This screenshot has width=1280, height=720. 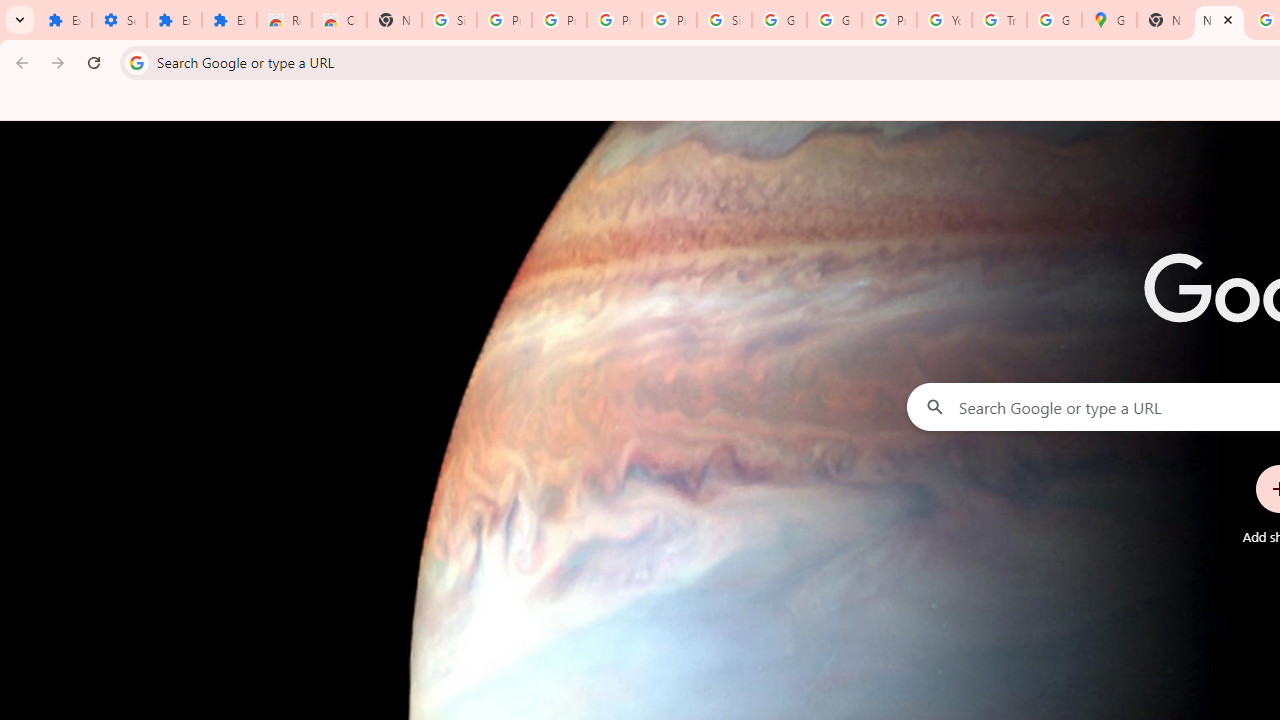 I want to click on 'Sign in - Google Accounts', so click(x=724, y=20).